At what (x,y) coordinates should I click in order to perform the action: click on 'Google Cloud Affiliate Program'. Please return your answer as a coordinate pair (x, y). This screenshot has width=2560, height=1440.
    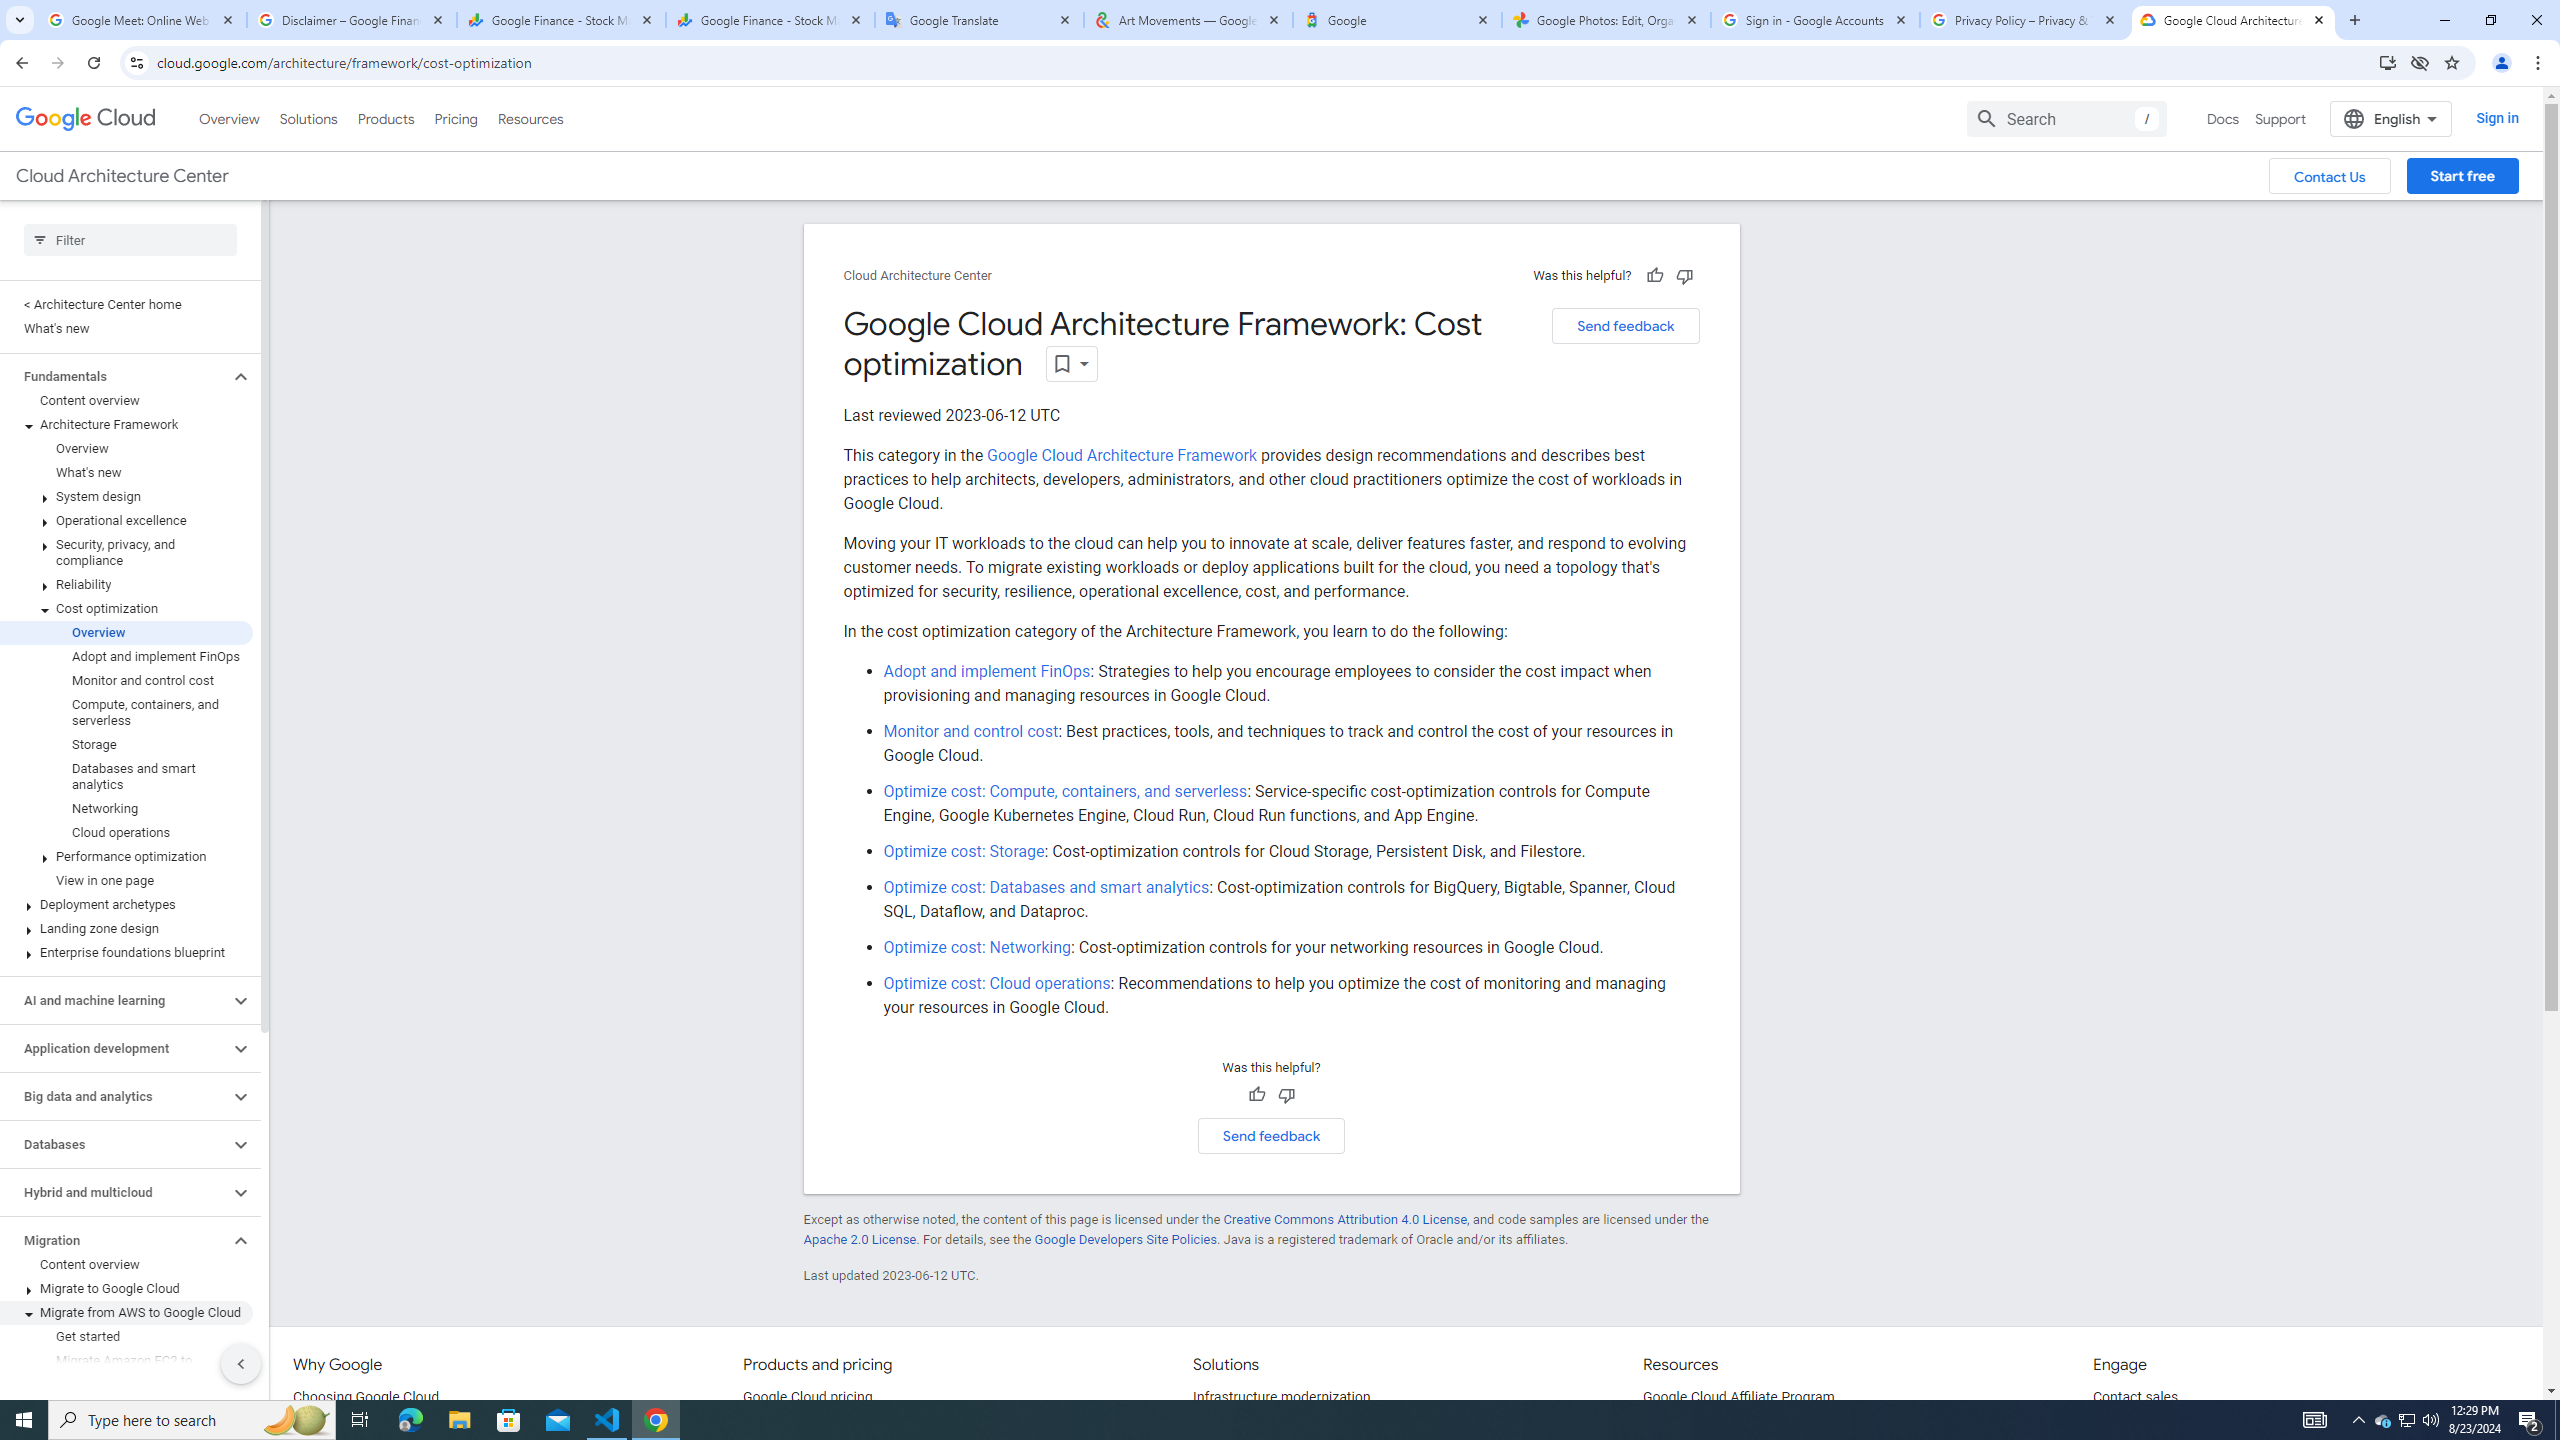
    Looking at the image, I should click on (1738, 1397).